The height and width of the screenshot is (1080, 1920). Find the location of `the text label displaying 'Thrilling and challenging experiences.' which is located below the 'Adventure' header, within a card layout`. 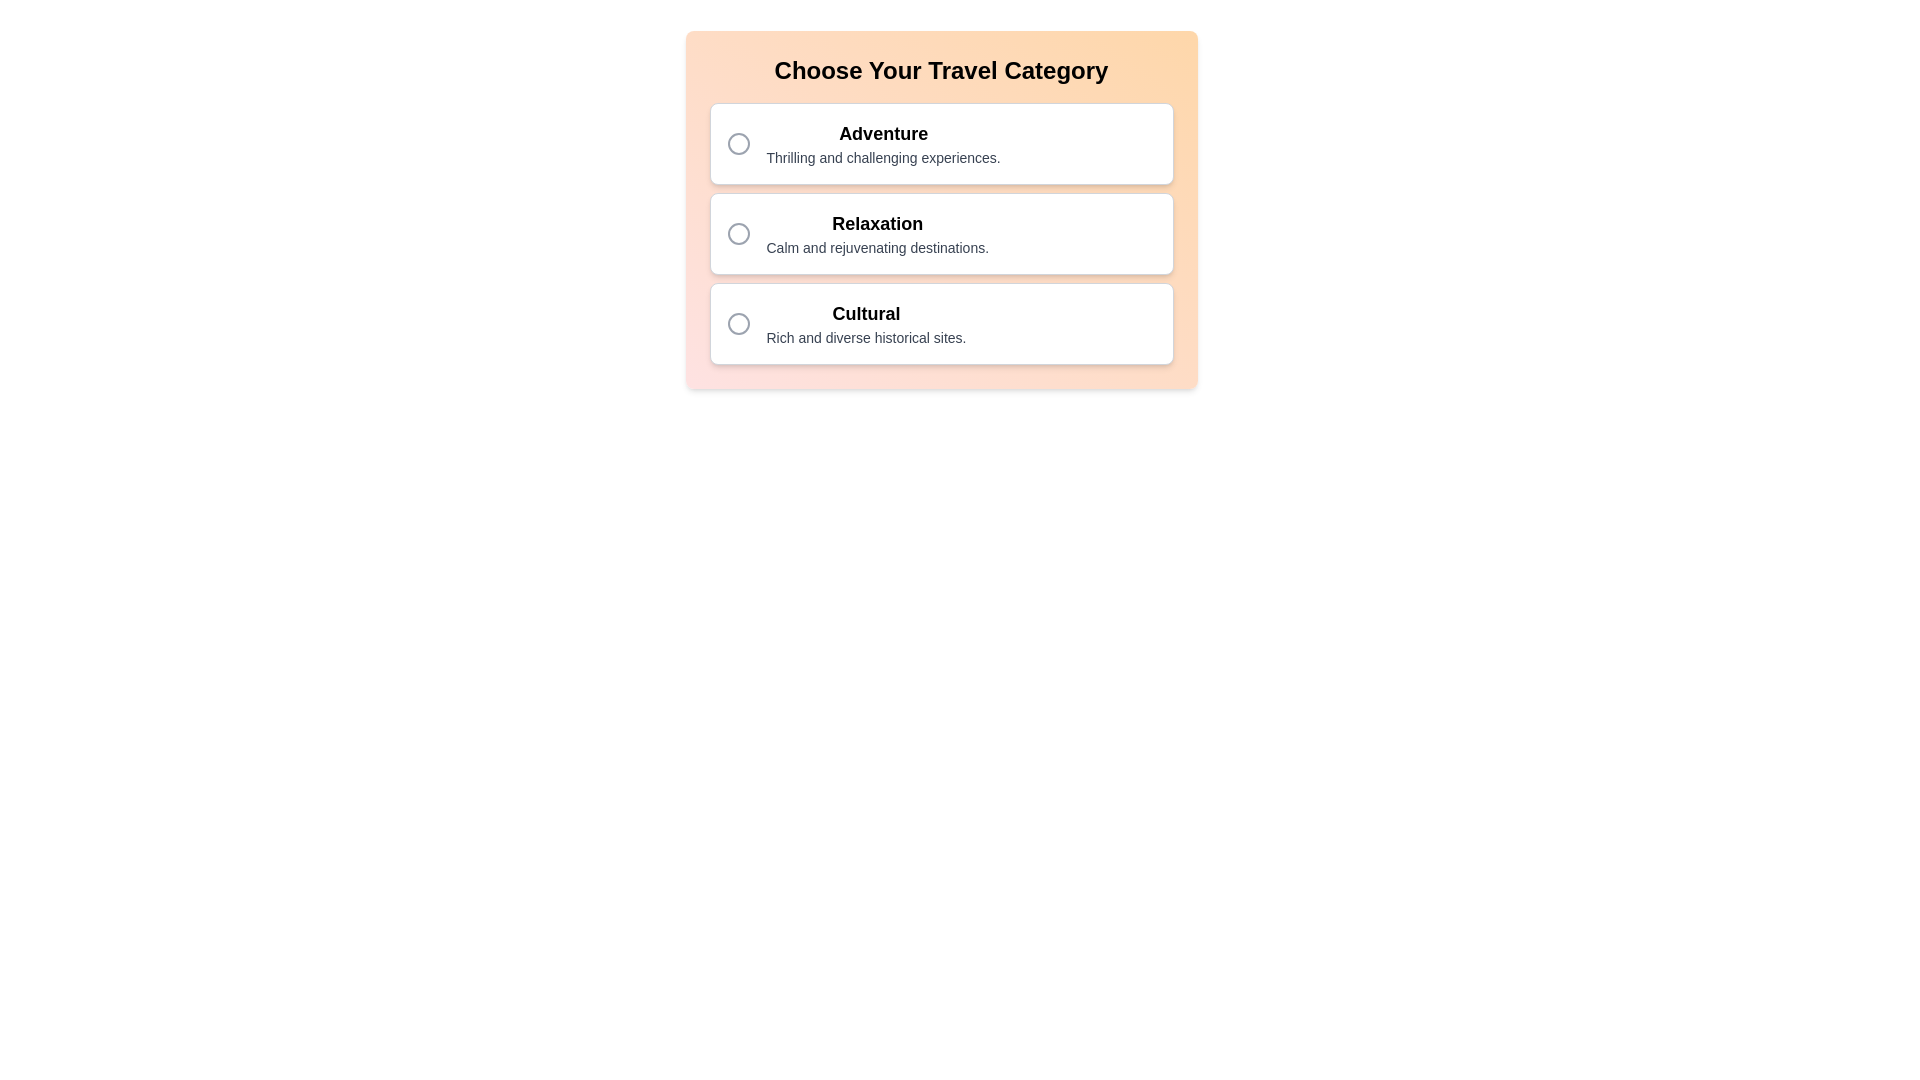

the text label displaying 'Thrilling and challenging experiences.' which is located below the 'Adventure' header, within a card layout is located at coordinates (882, 157).